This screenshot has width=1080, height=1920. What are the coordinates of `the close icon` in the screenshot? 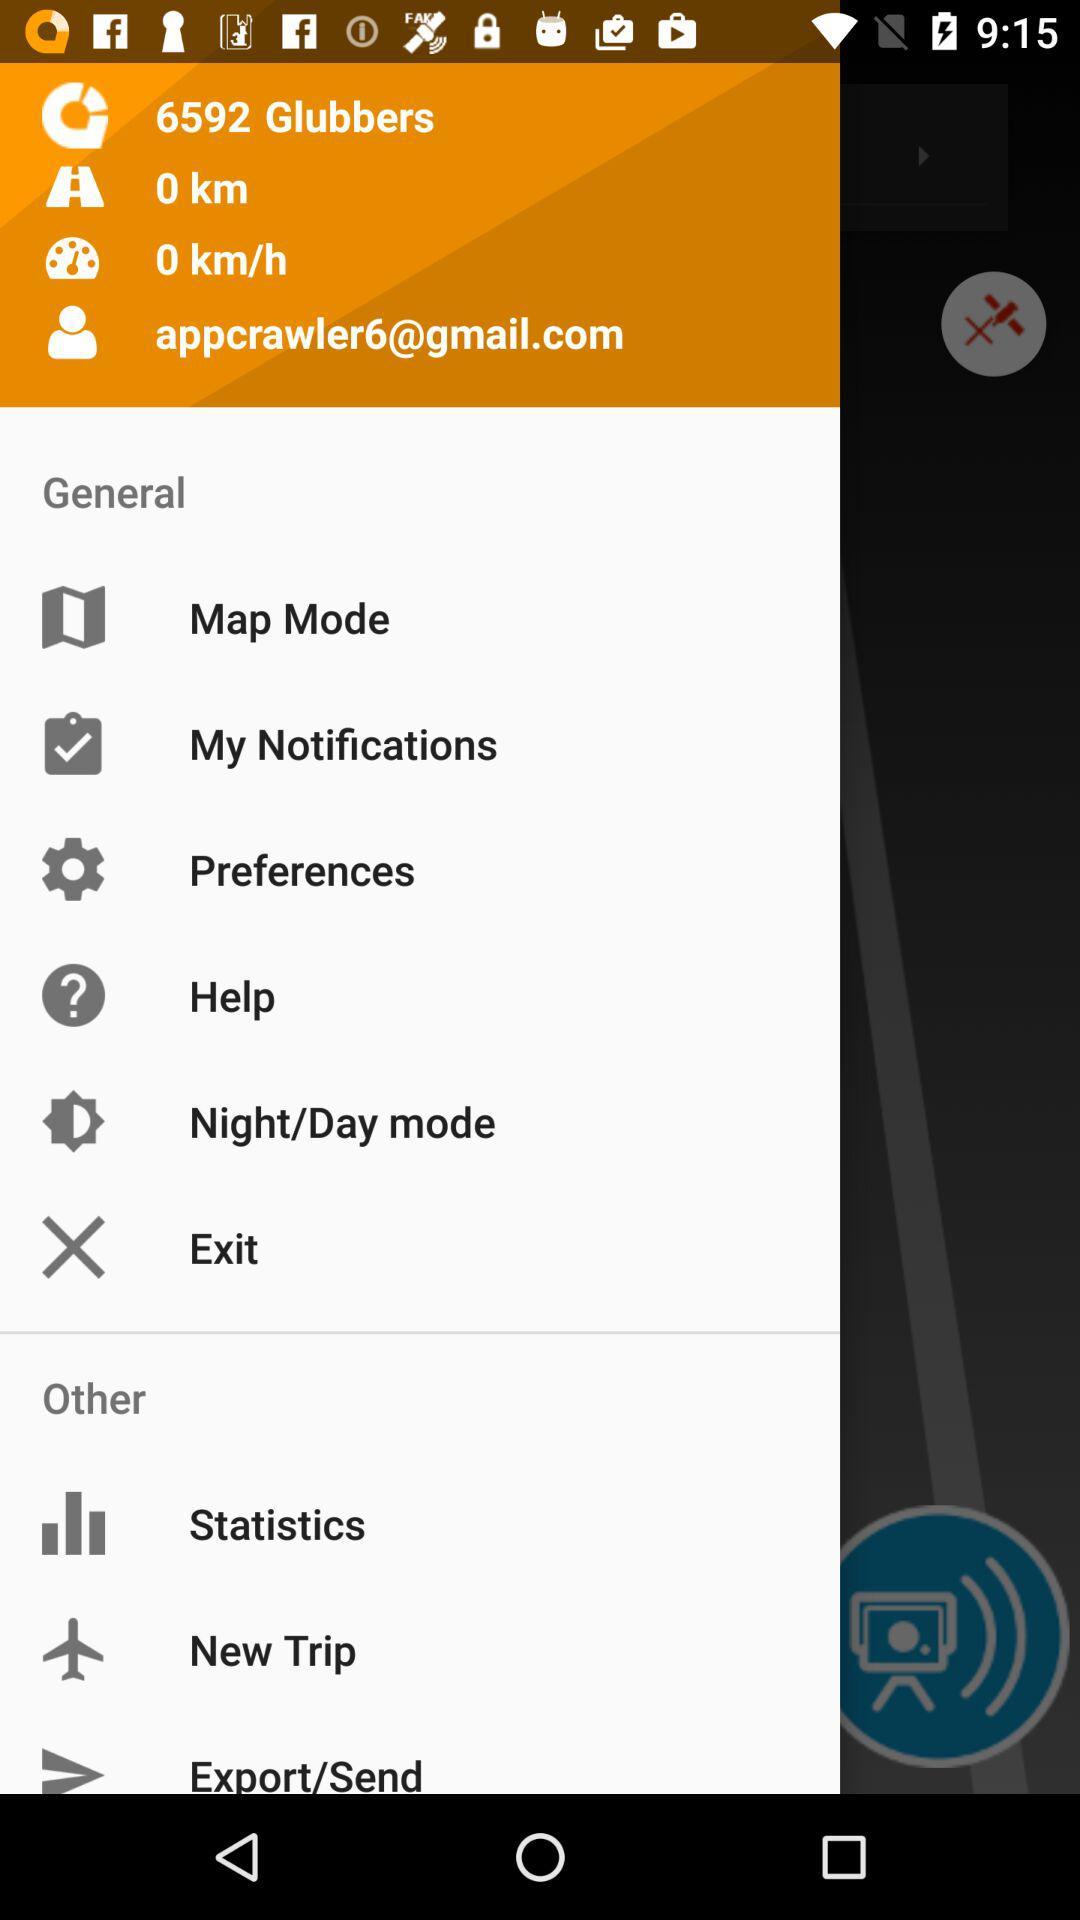 It's located at (993, 346).